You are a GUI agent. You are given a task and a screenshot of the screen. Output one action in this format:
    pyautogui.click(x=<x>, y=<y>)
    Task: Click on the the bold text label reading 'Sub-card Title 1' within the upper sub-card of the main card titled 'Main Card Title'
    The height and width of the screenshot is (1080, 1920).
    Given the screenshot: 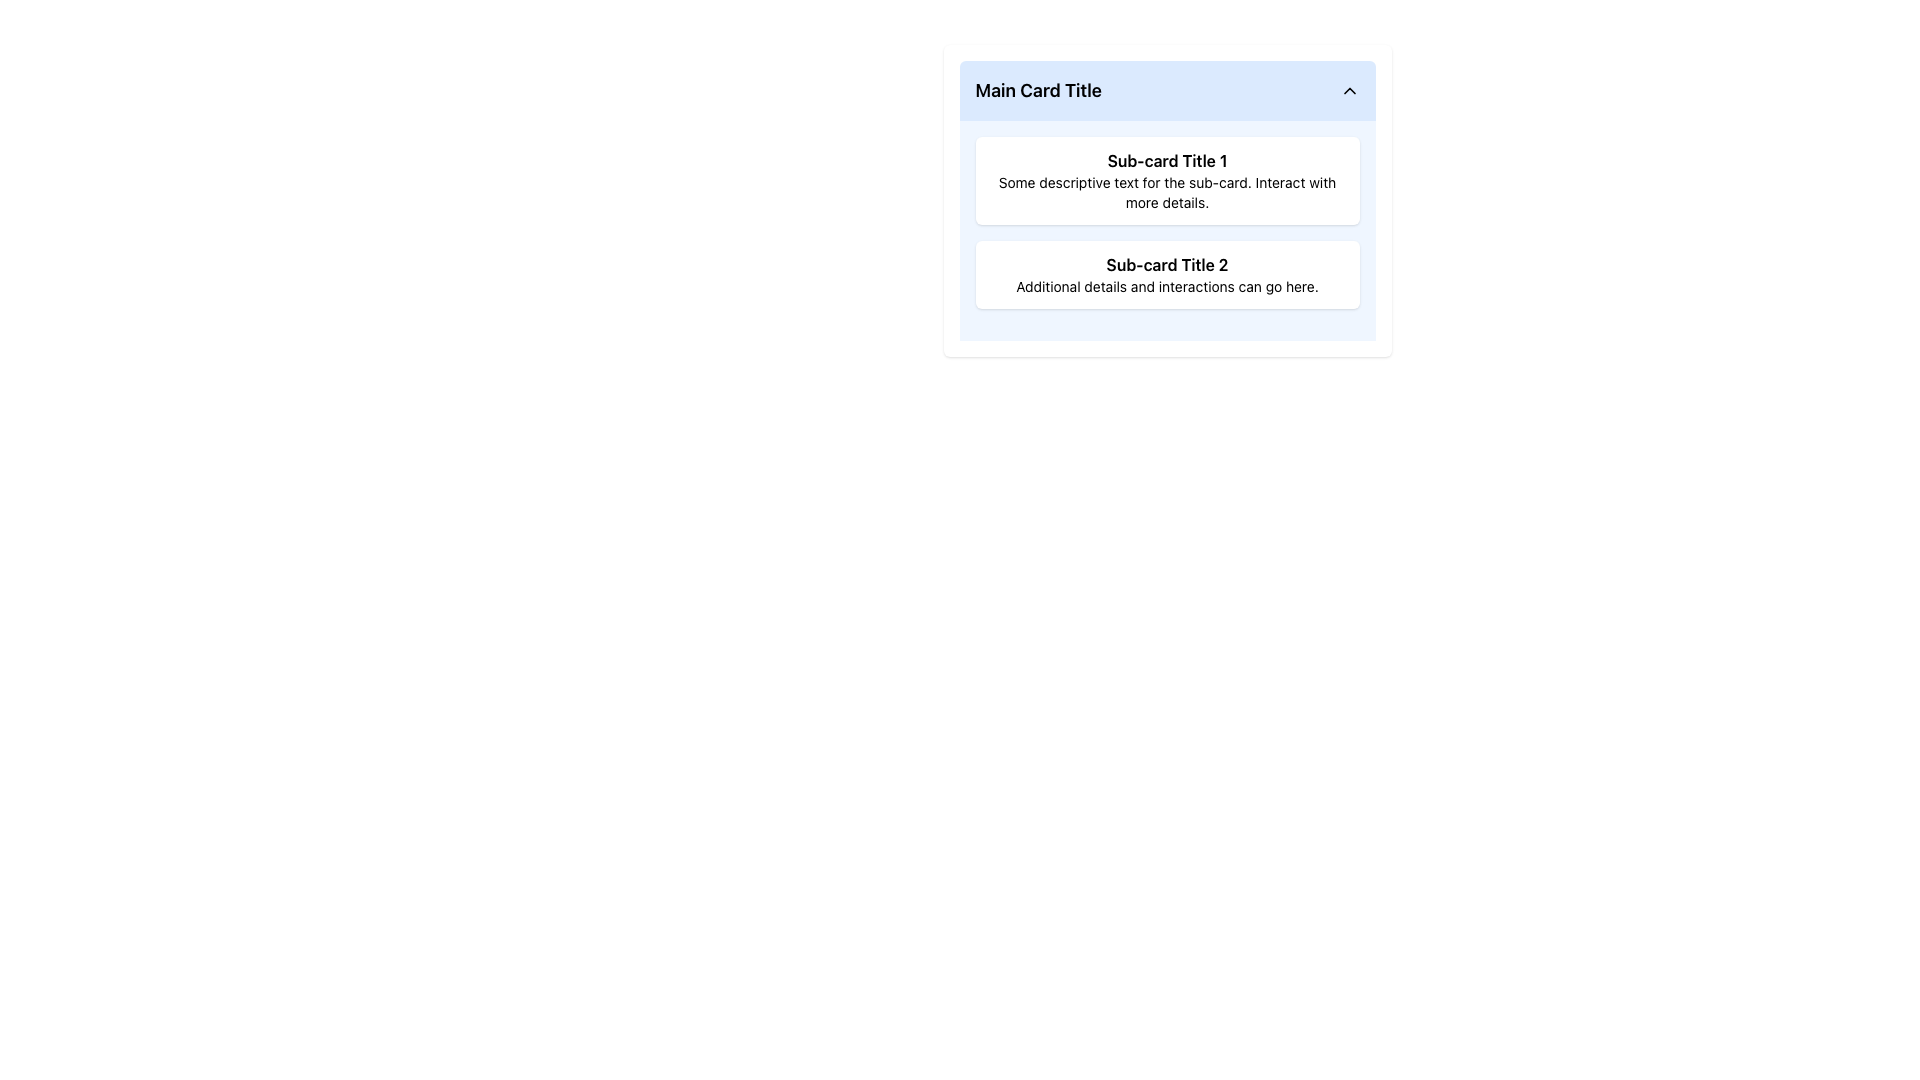 What is the action you would take?
    pyautogui.click(x=1167, y=160)
    